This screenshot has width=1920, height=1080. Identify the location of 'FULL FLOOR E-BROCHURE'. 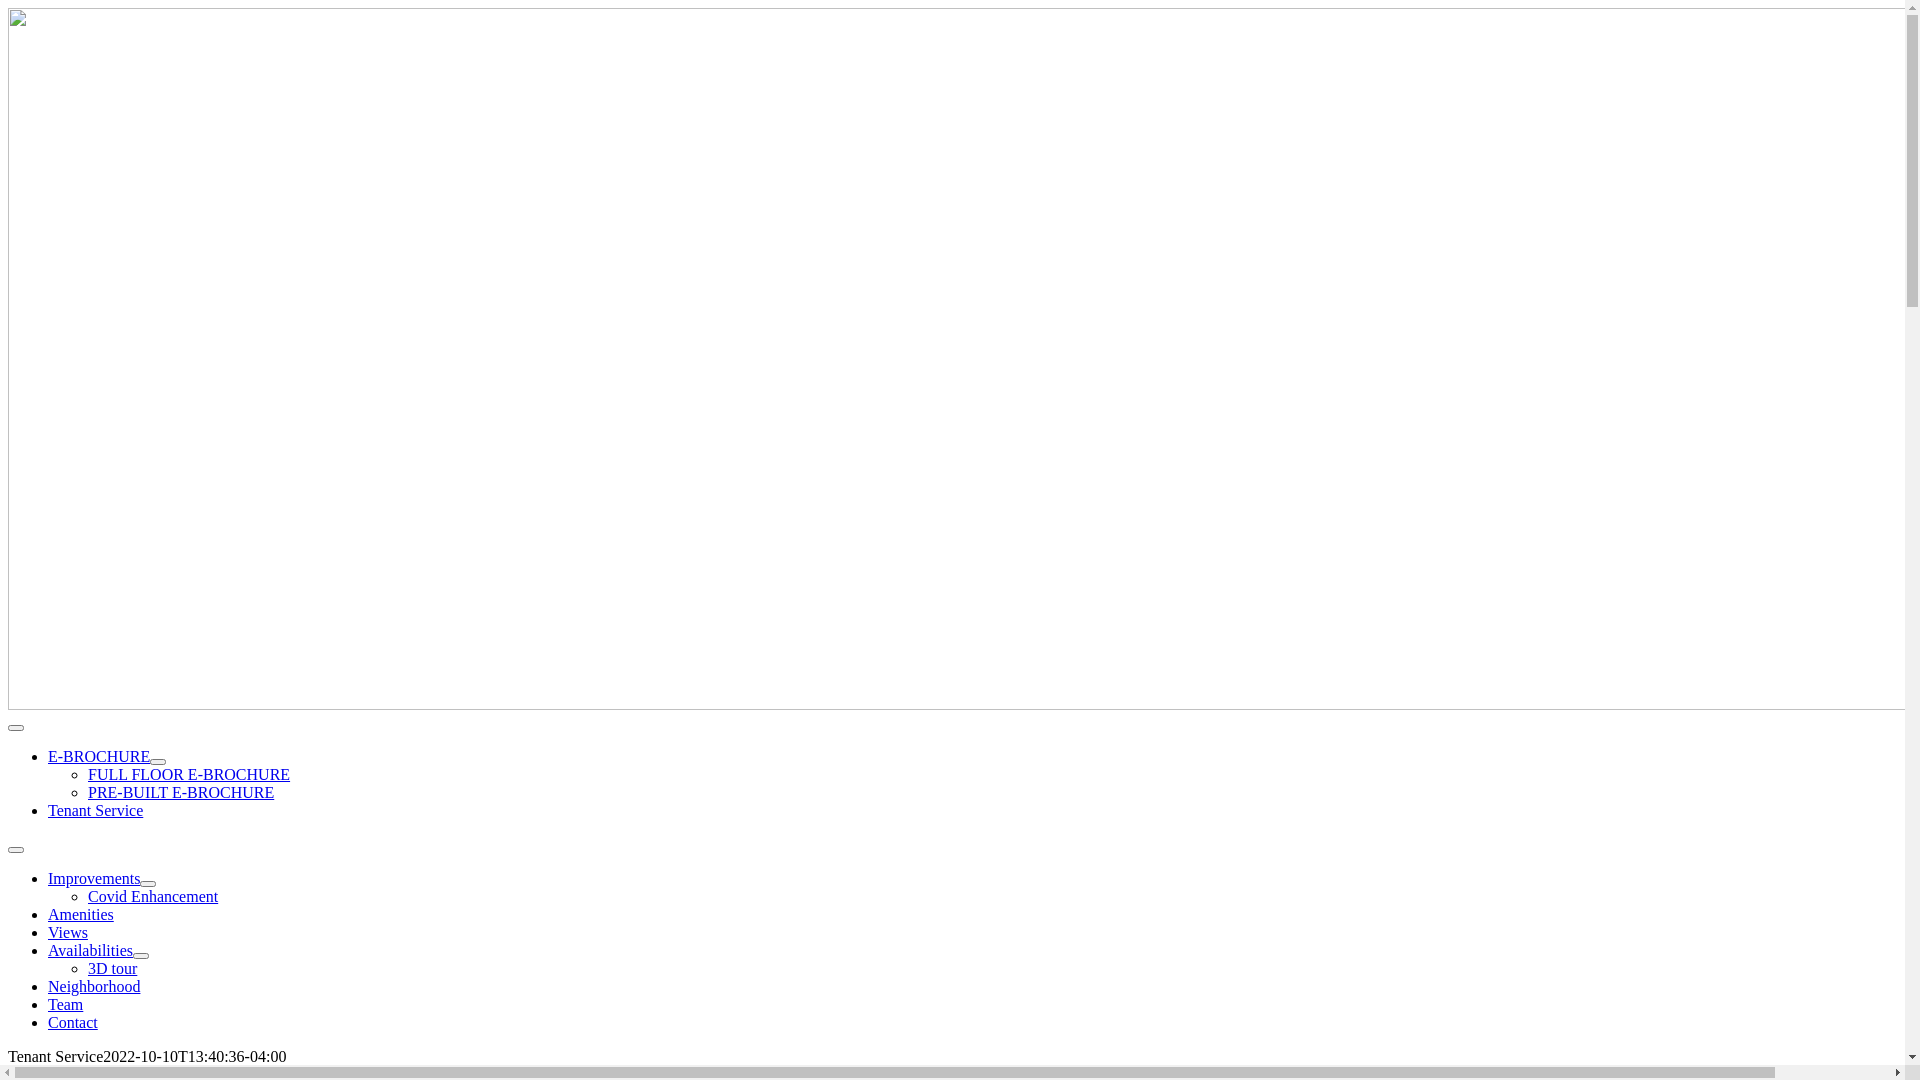
(188, 773).